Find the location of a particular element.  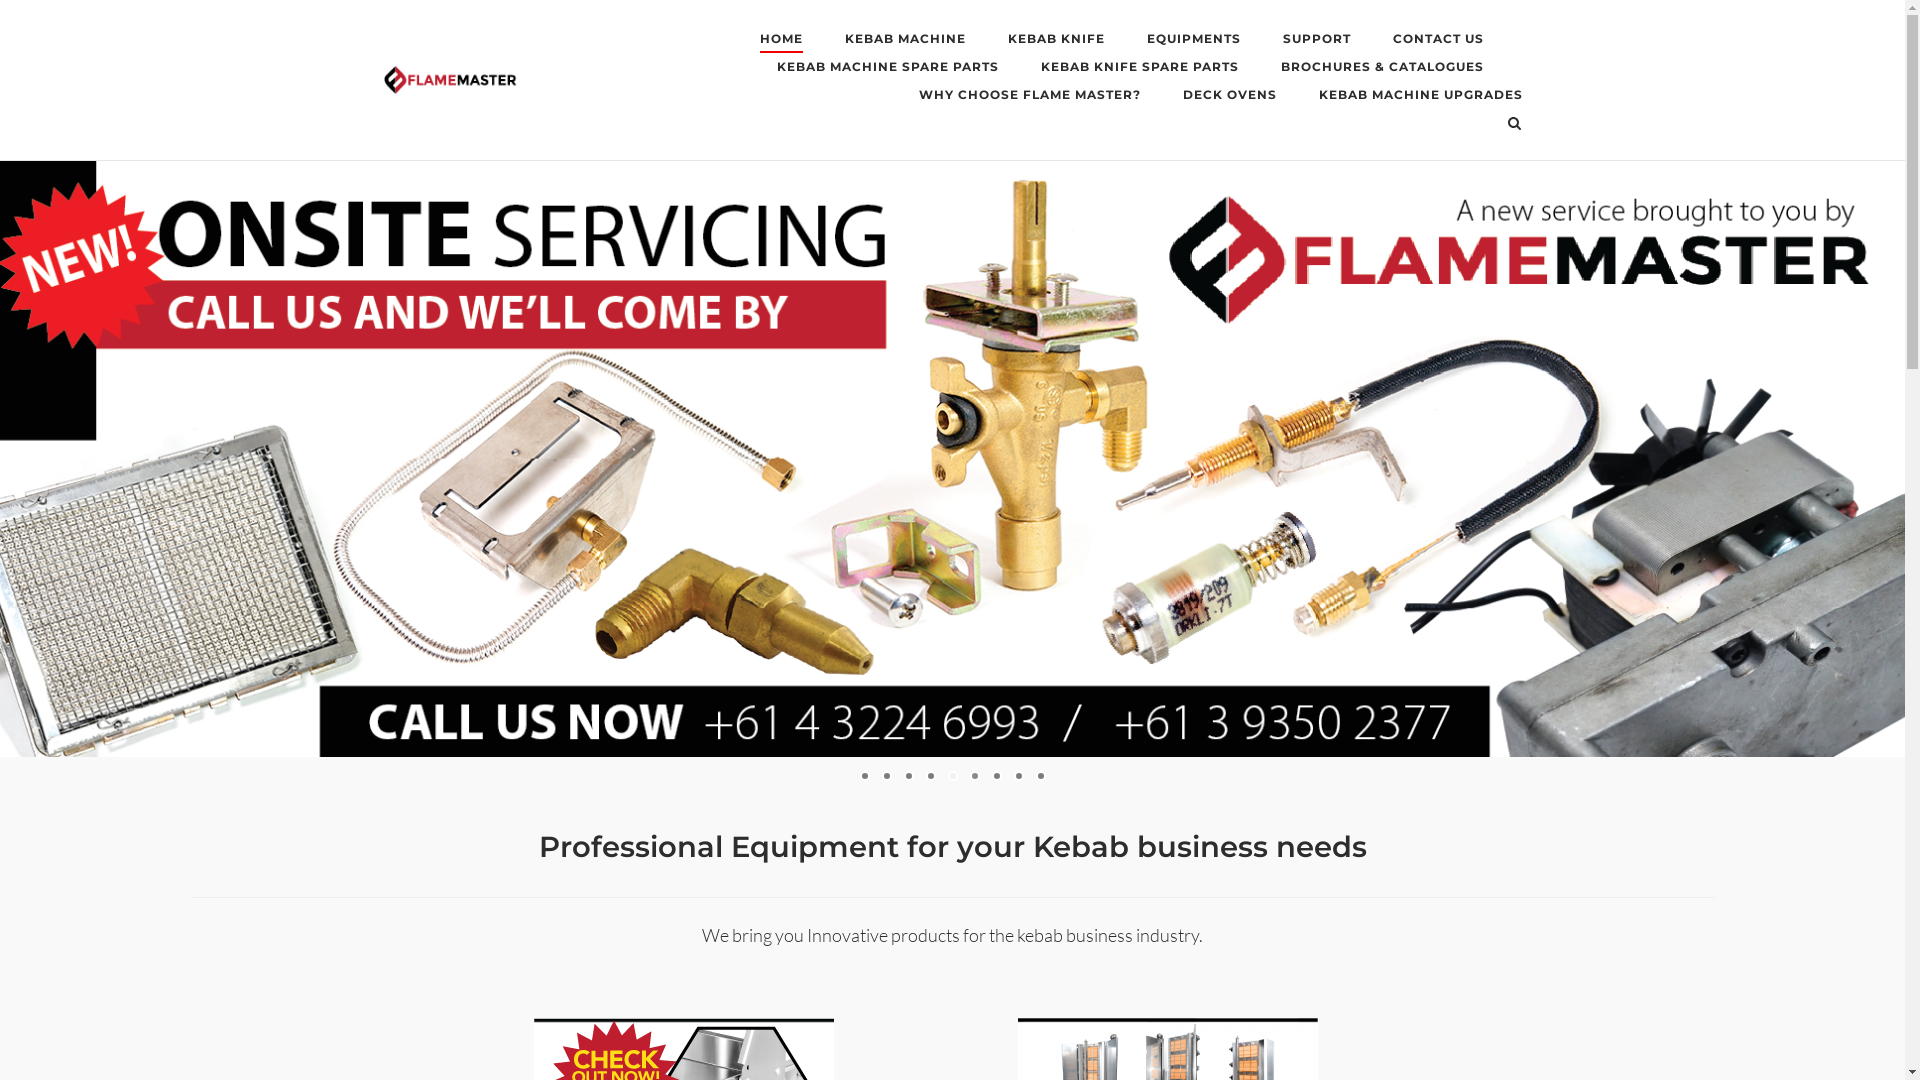

'KEBAB KNIFE' is located at coordinates (1055, 42).